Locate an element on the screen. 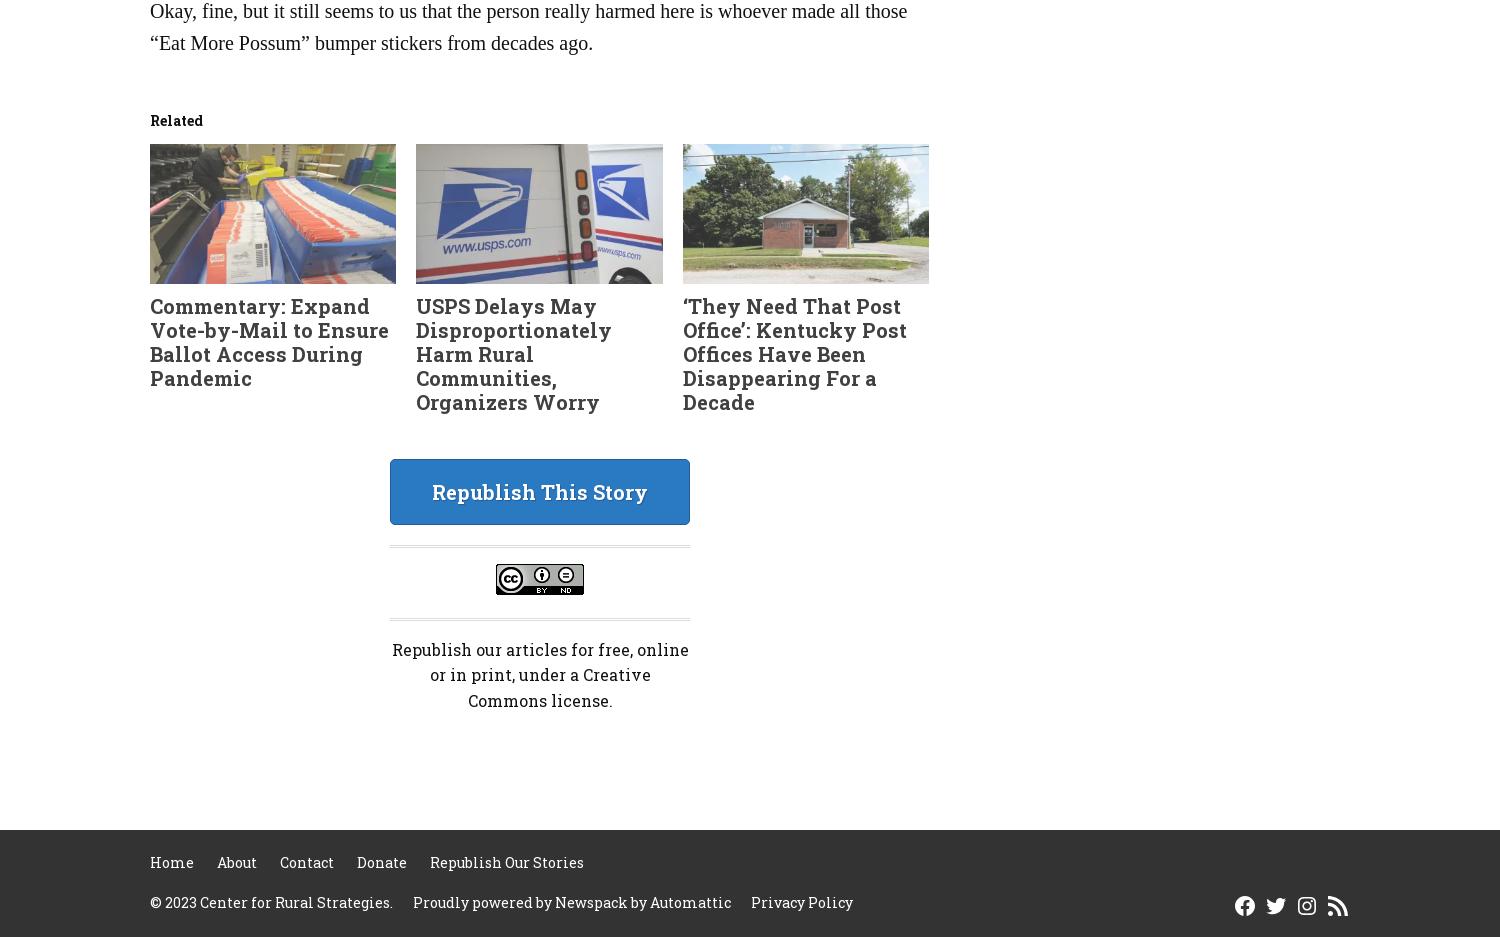 This screenshot has width=1500, height=937. 'Related' is located at coordinates (176, 119).